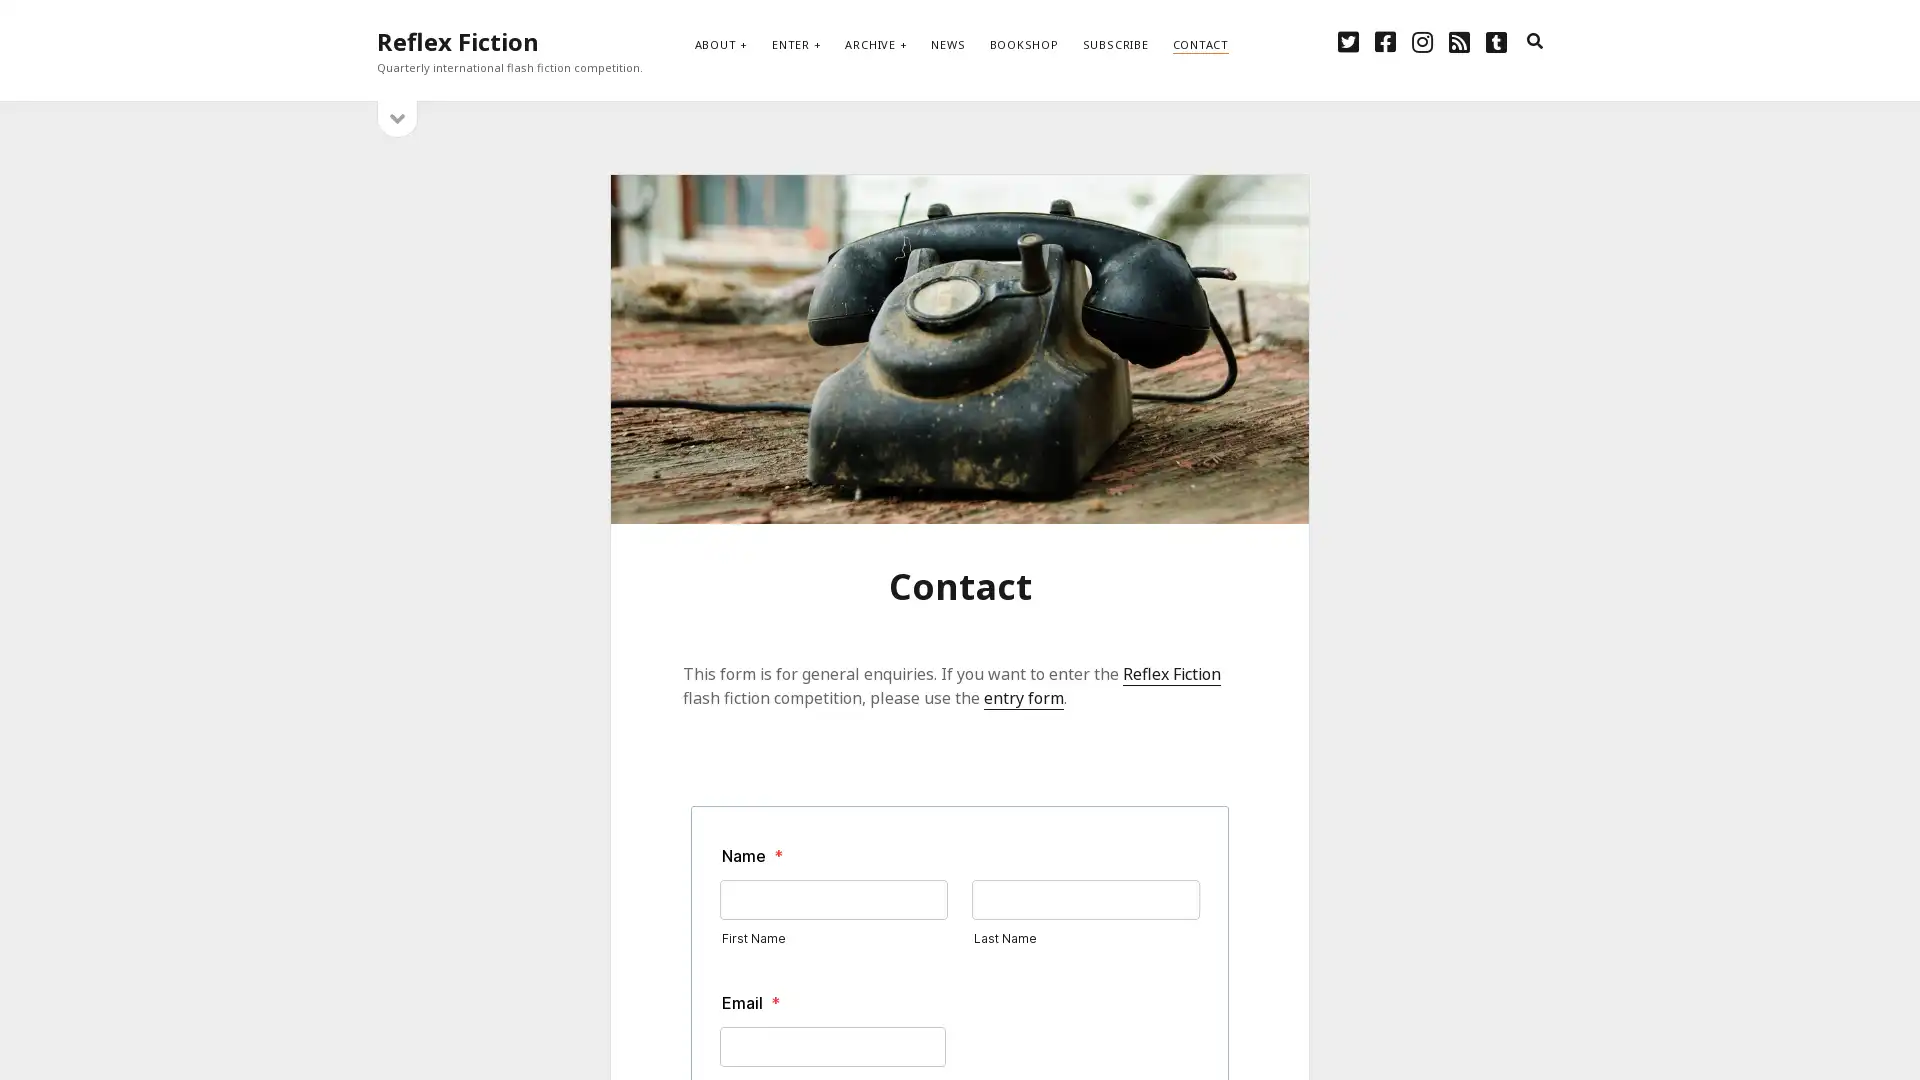 The height and width of the screenshot is (1080, 1920). I want to click on open sidebar, so click(396, 119).